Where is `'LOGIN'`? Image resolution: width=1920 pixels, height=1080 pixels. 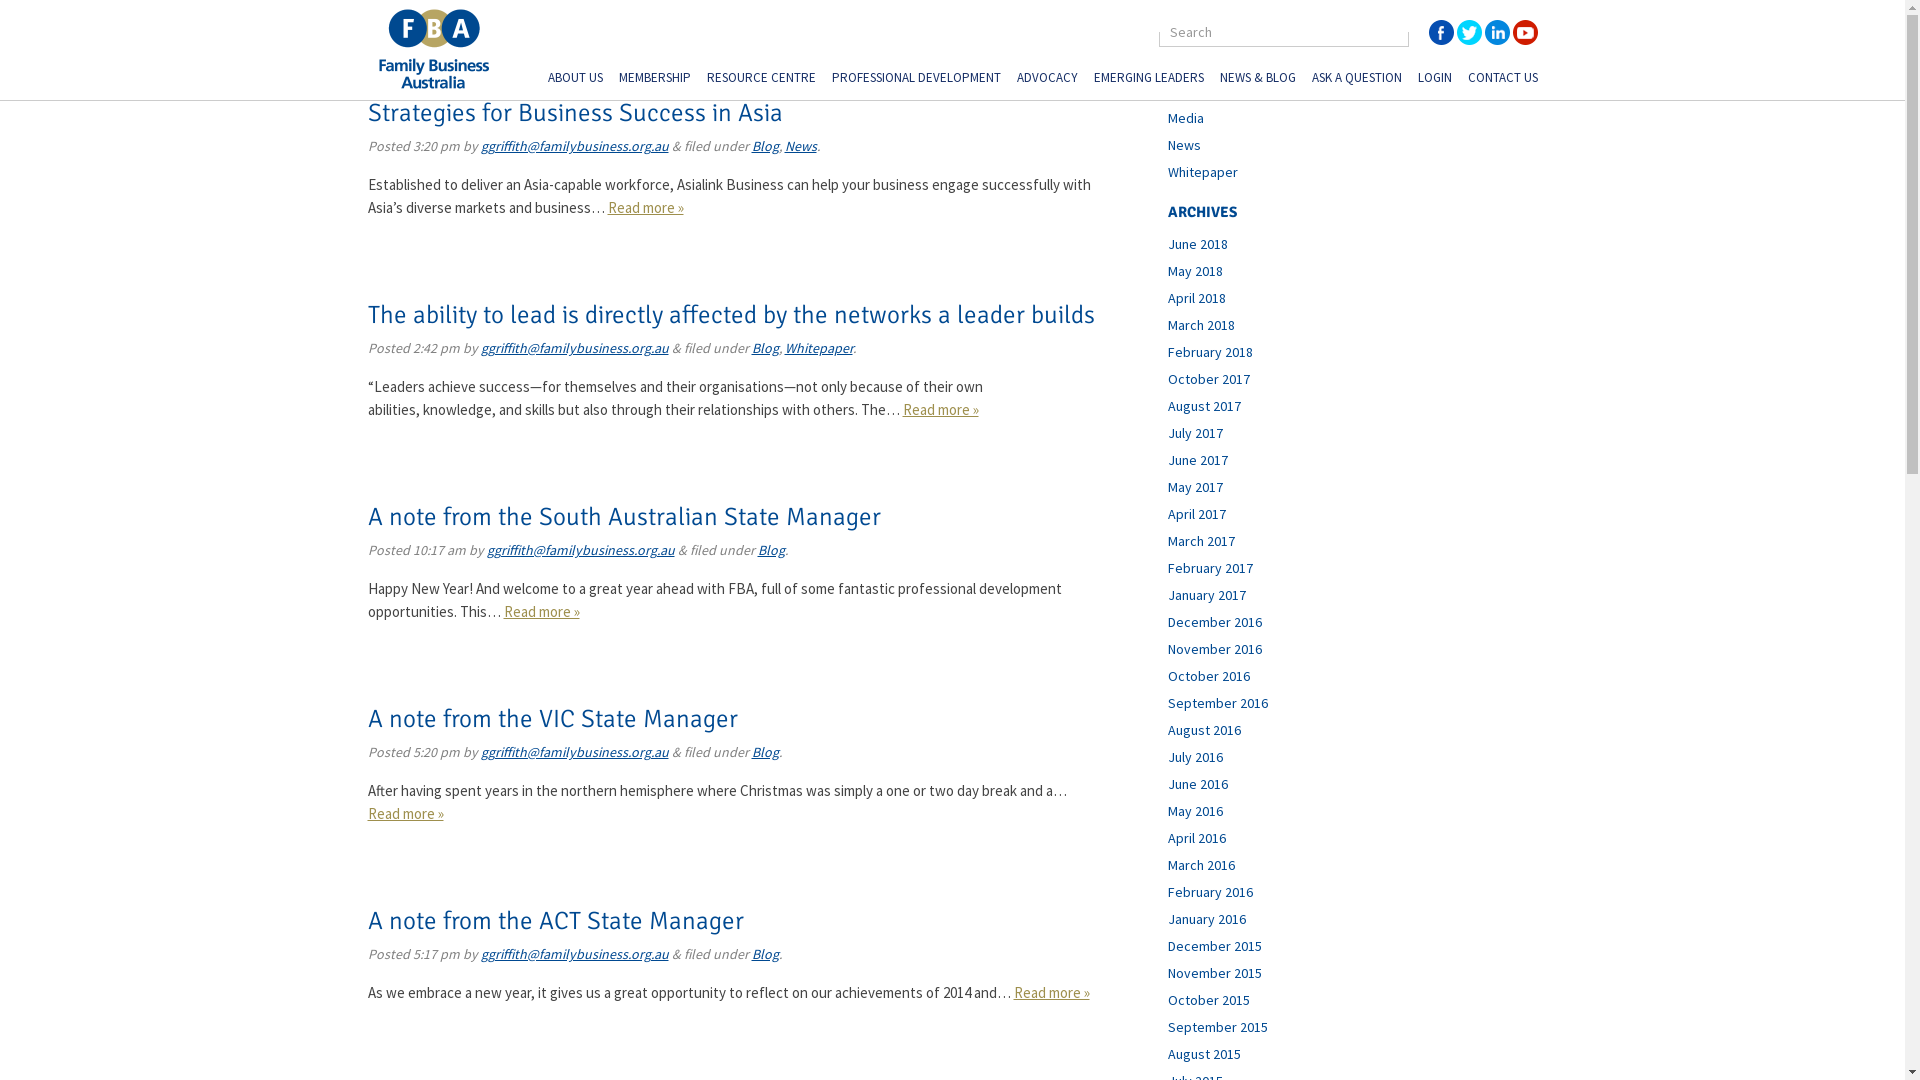
'LOGIN' is located at coordinates (1434, 79).